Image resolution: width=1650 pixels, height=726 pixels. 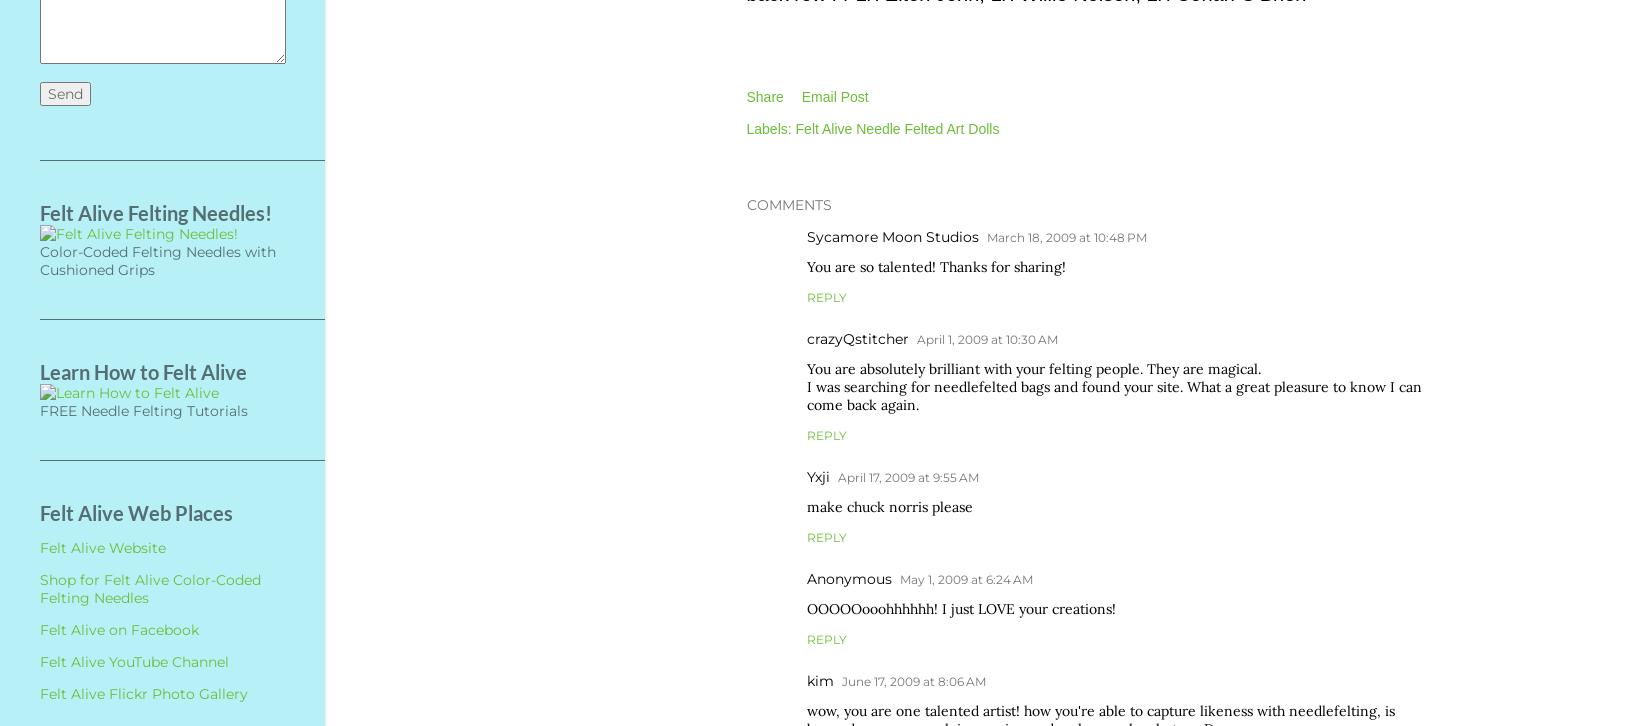 What do you see at coordinates (144, 692) in the screenshot?
I see `'Felt Alive Flickr Photo Gallery'` at bounding box center [144, 692].